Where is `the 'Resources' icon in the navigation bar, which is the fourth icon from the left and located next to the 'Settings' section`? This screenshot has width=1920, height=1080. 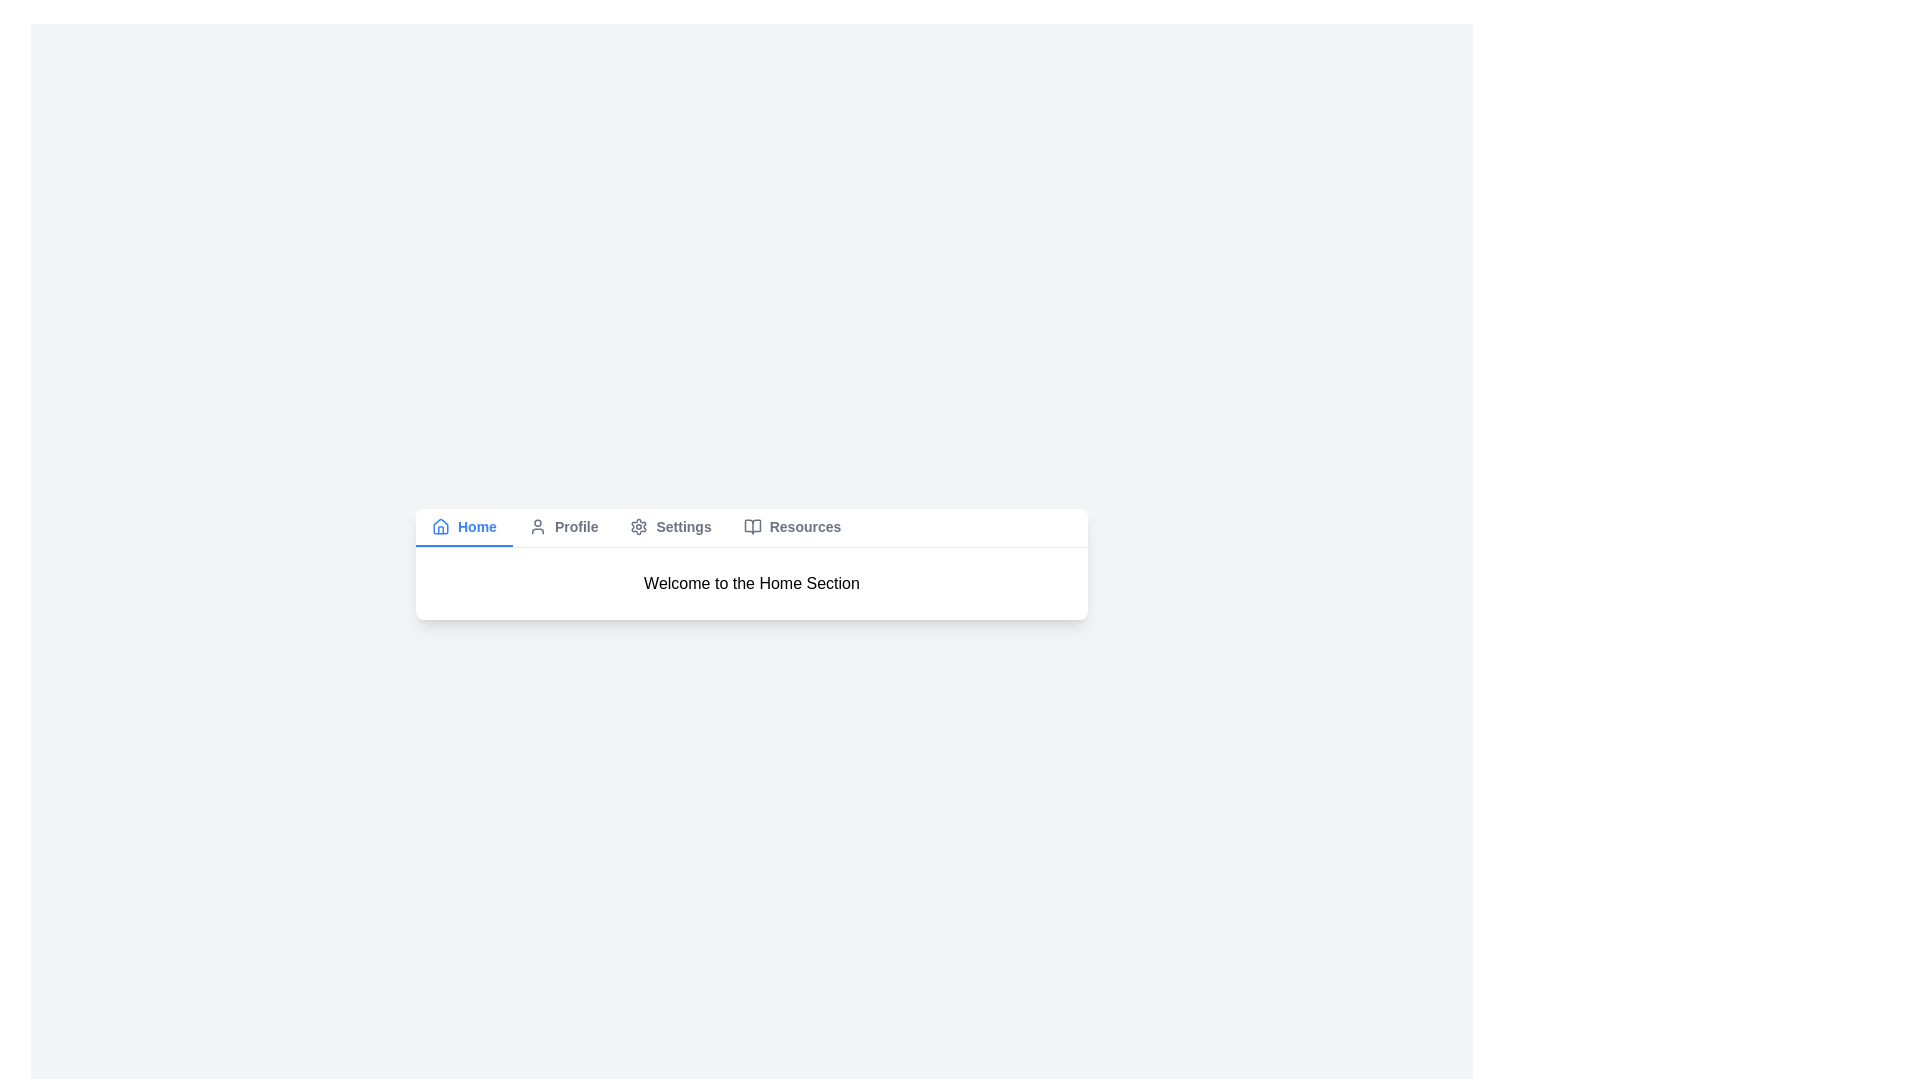
the 'Resources' icon in the navigation bar, which is the fourth icon from the left and located next to the 'Settings' section is located at coordinates (751, 525).